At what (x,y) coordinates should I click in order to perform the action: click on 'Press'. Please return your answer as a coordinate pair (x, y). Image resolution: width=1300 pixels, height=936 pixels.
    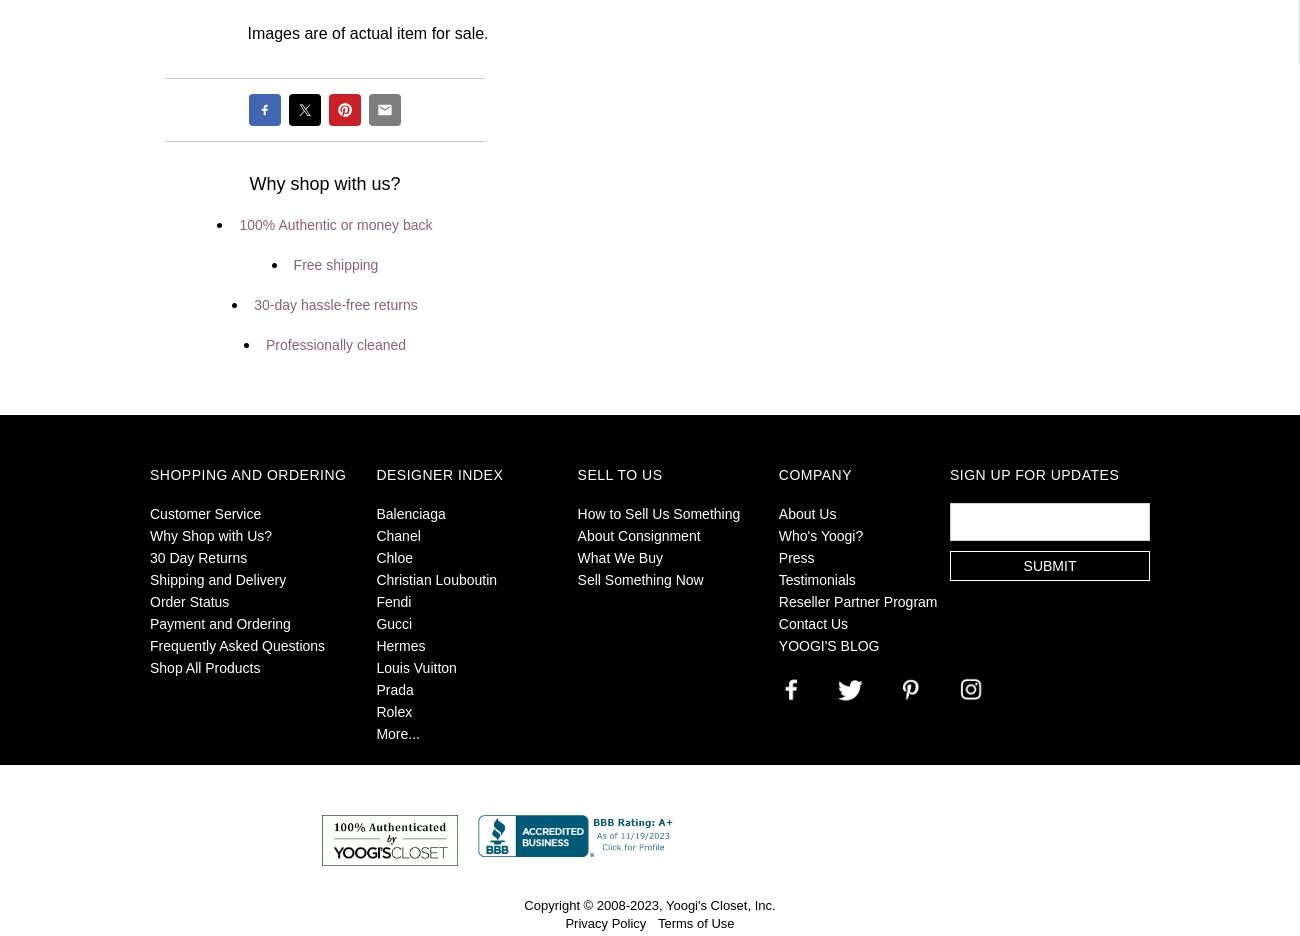
    Looking at the image, I should click on (794, 557).